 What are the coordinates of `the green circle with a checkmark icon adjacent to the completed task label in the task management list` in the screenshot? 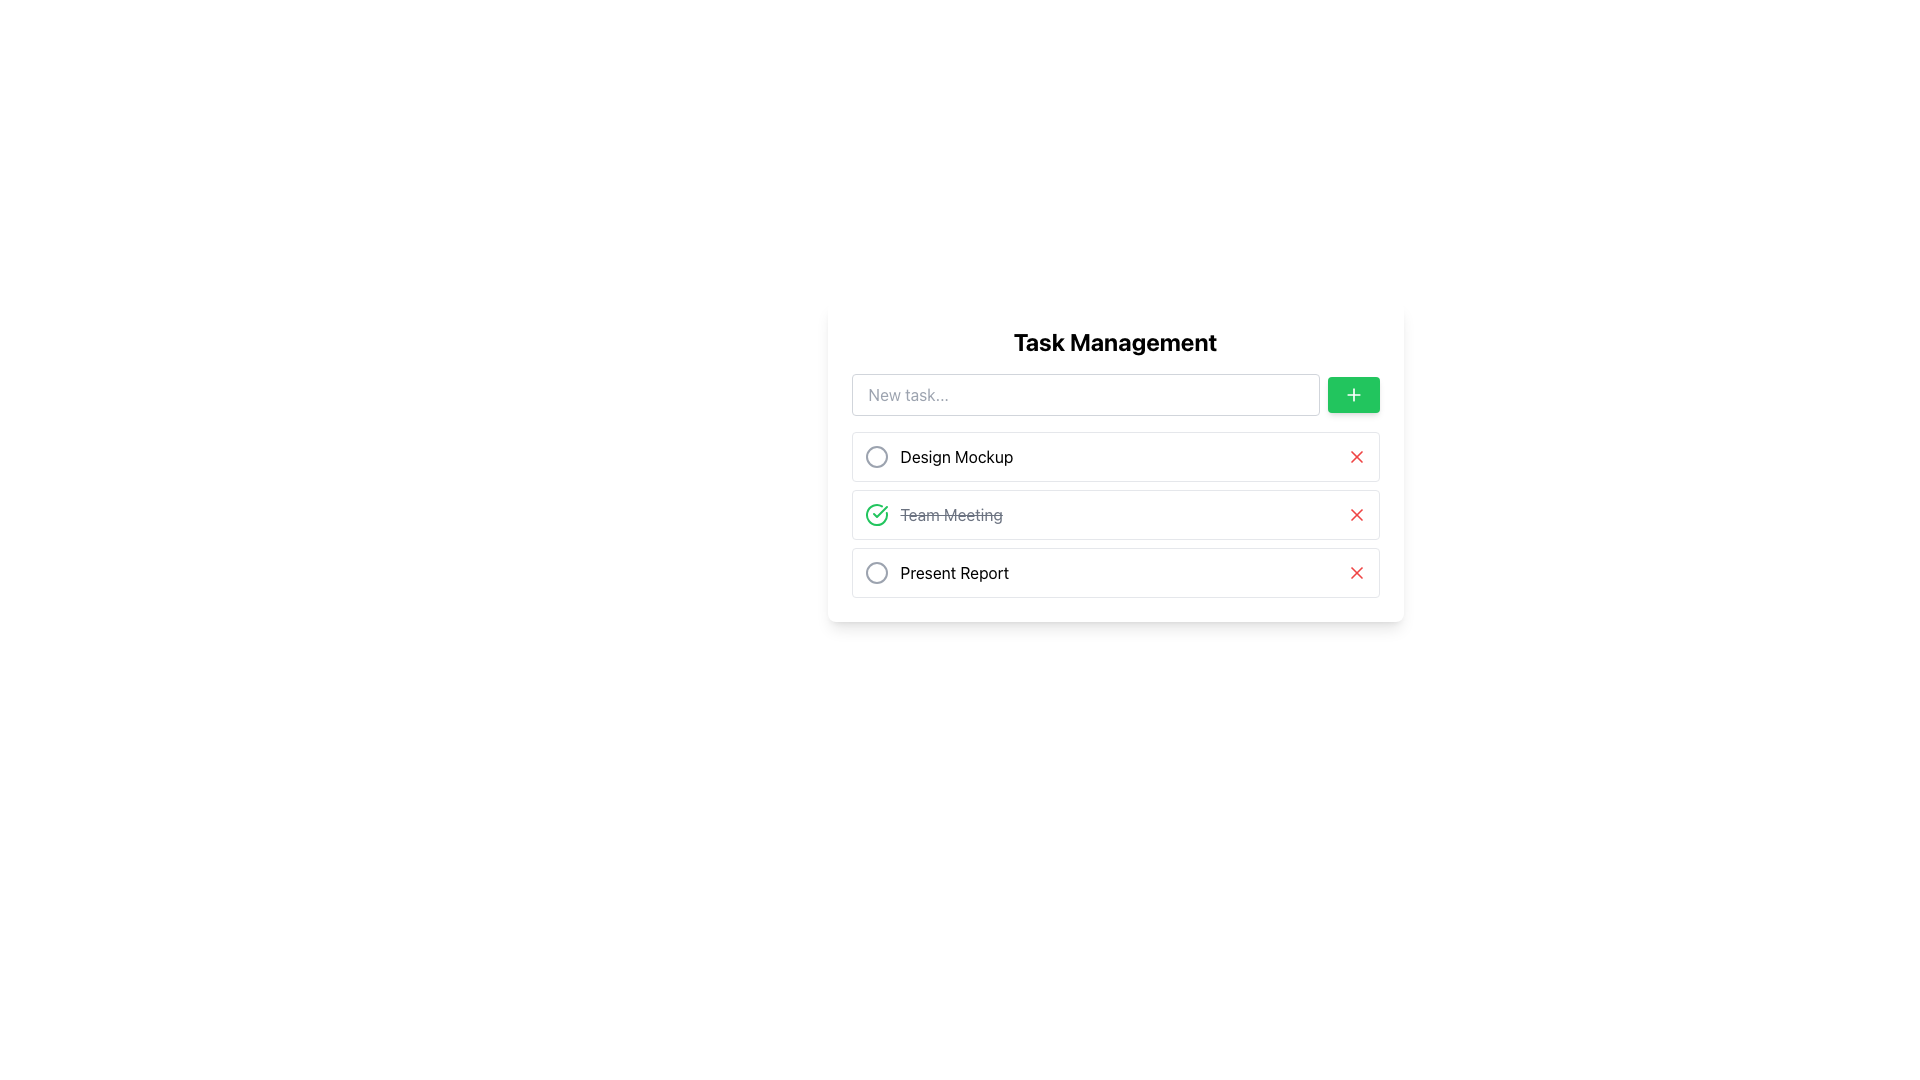 It's located at (950, 514).